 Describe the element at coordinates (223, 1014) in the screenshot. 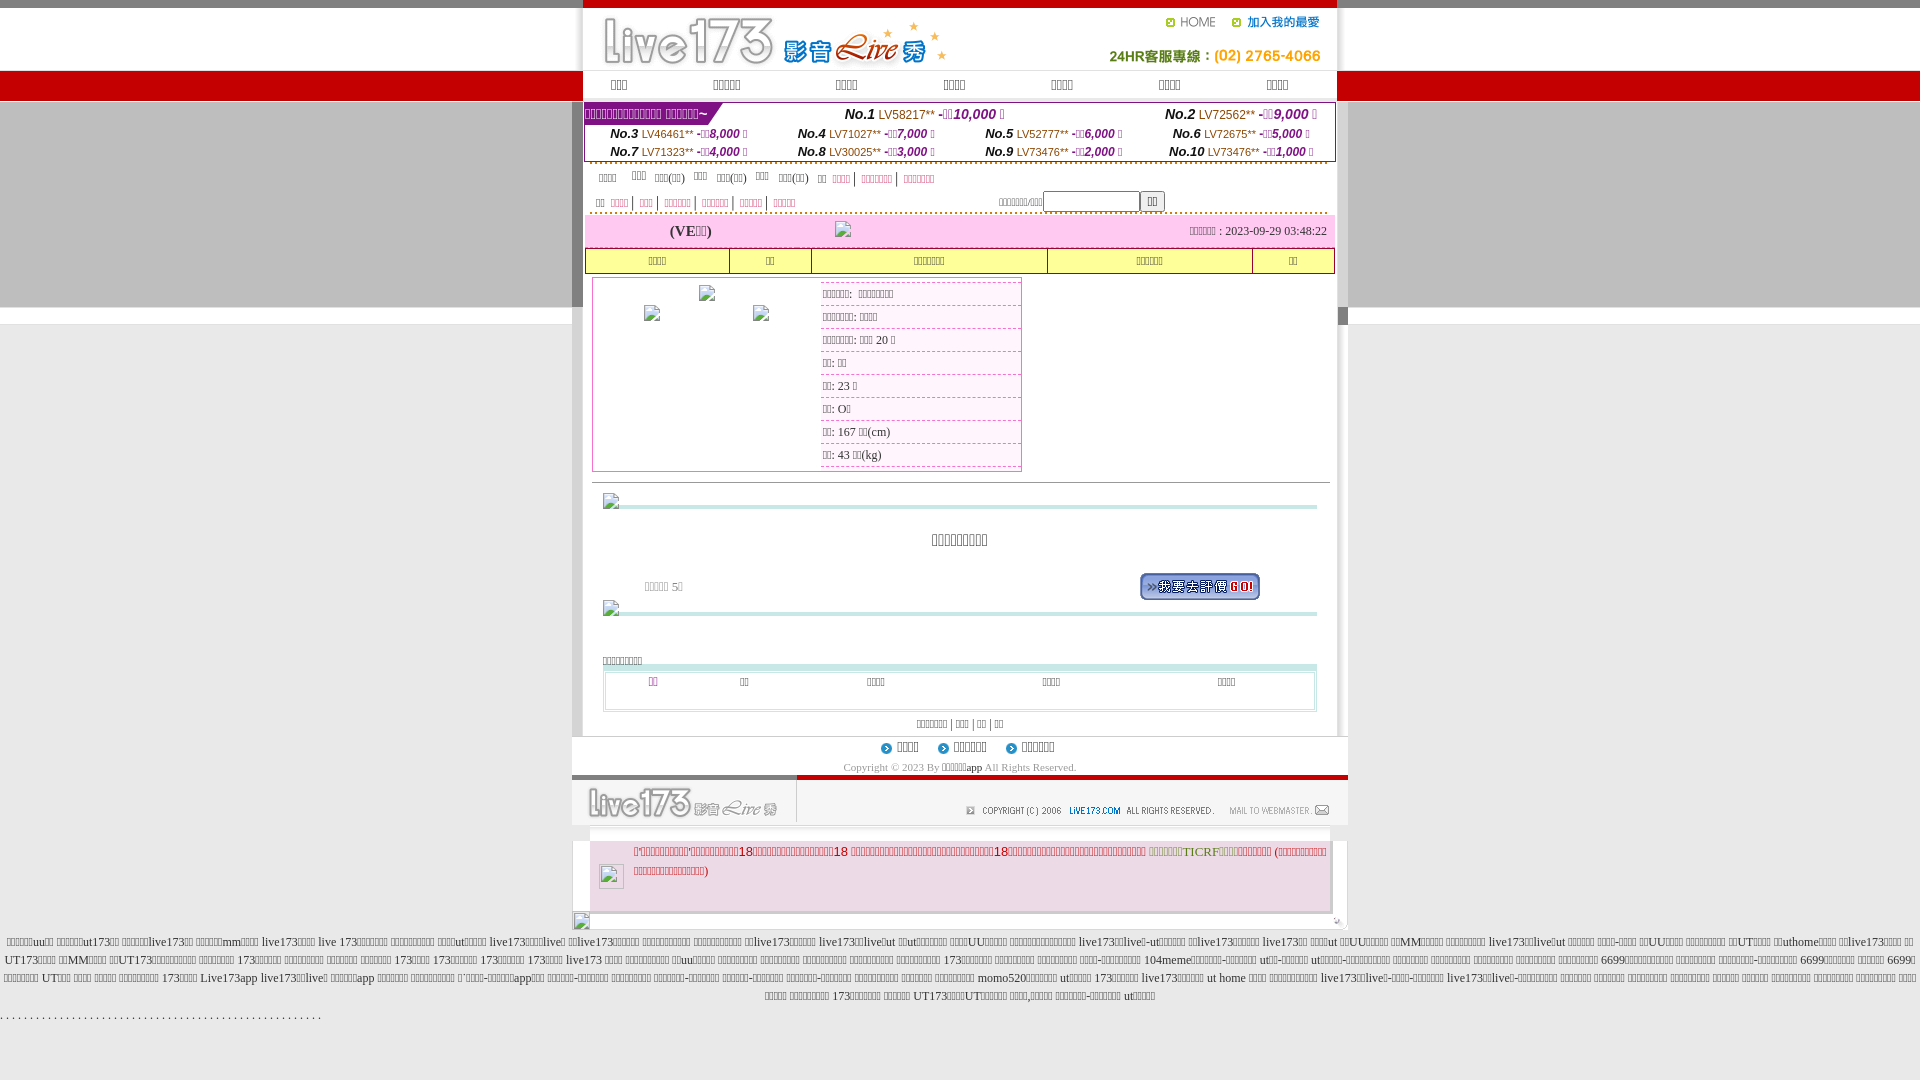

I see `'.'` at that location.